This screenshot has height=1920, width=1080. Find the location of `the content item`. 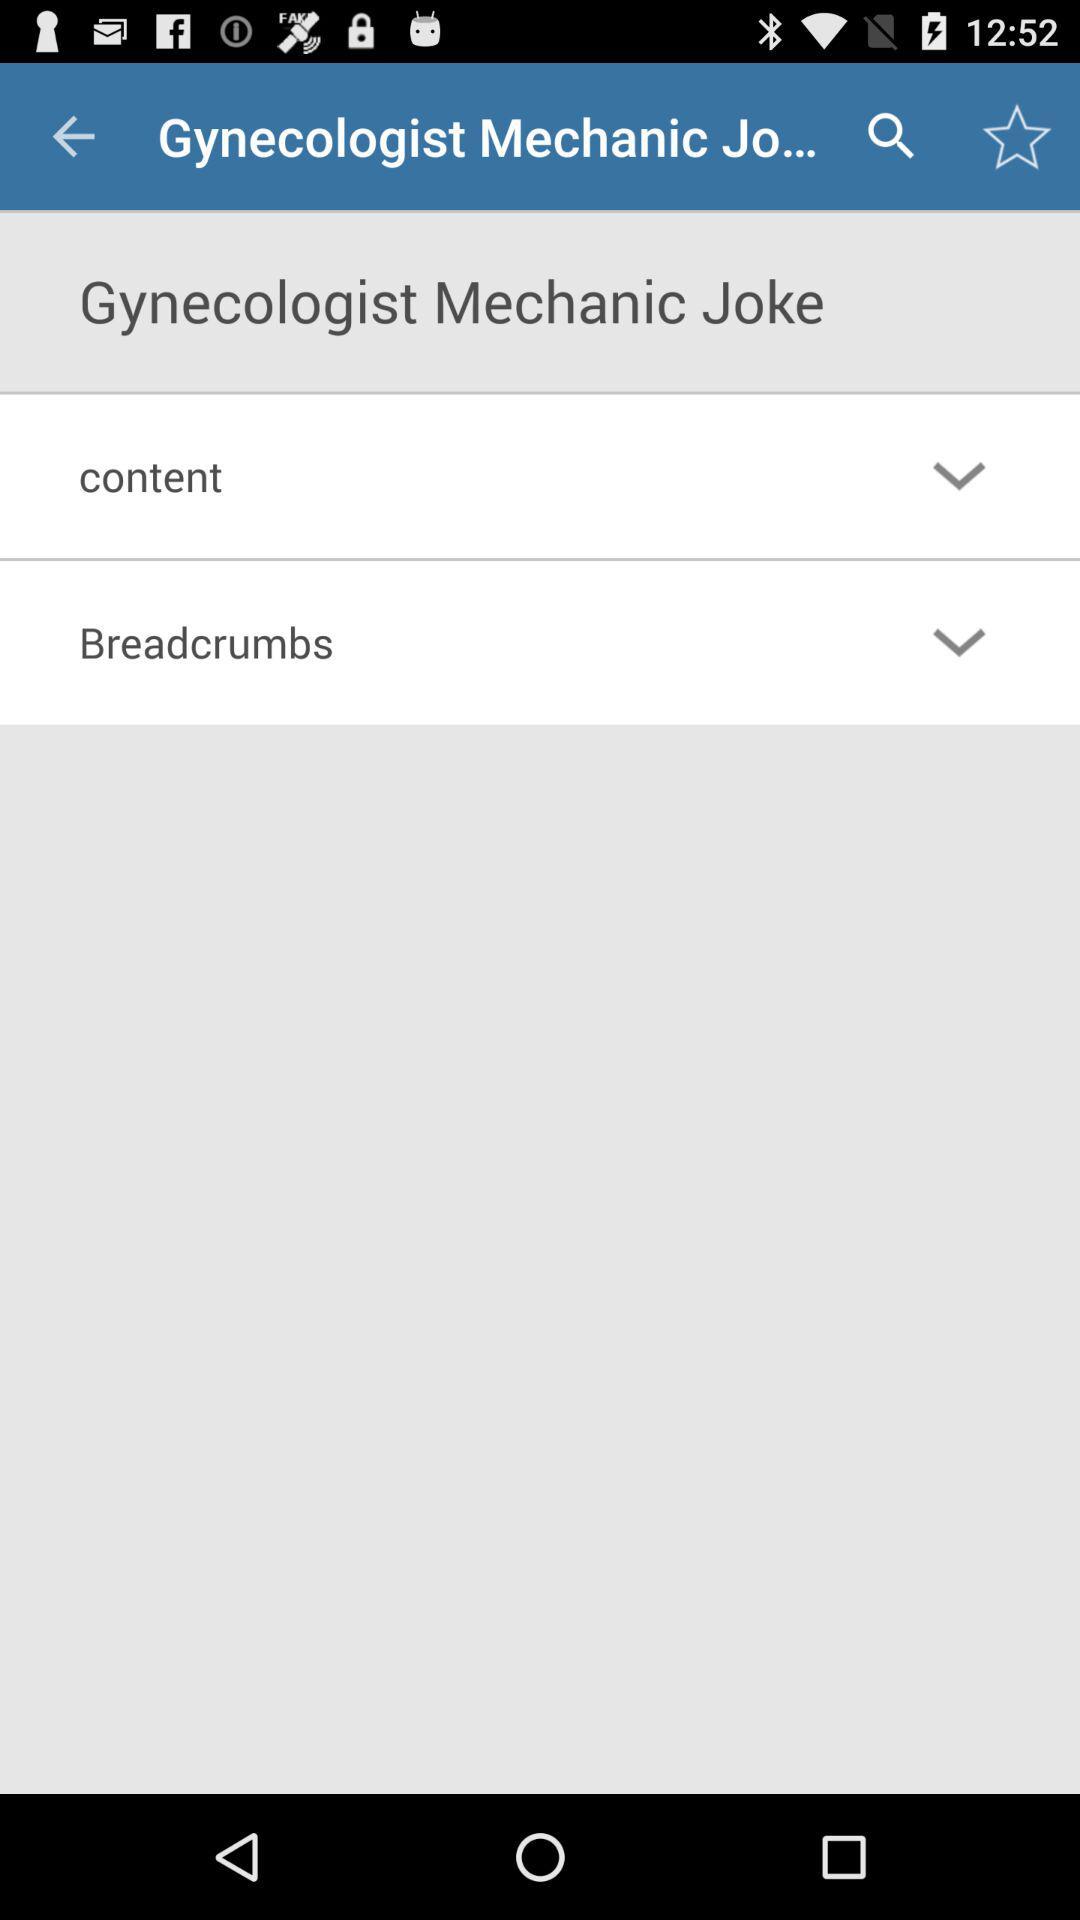

the content item is located at coordinates (458, 474).